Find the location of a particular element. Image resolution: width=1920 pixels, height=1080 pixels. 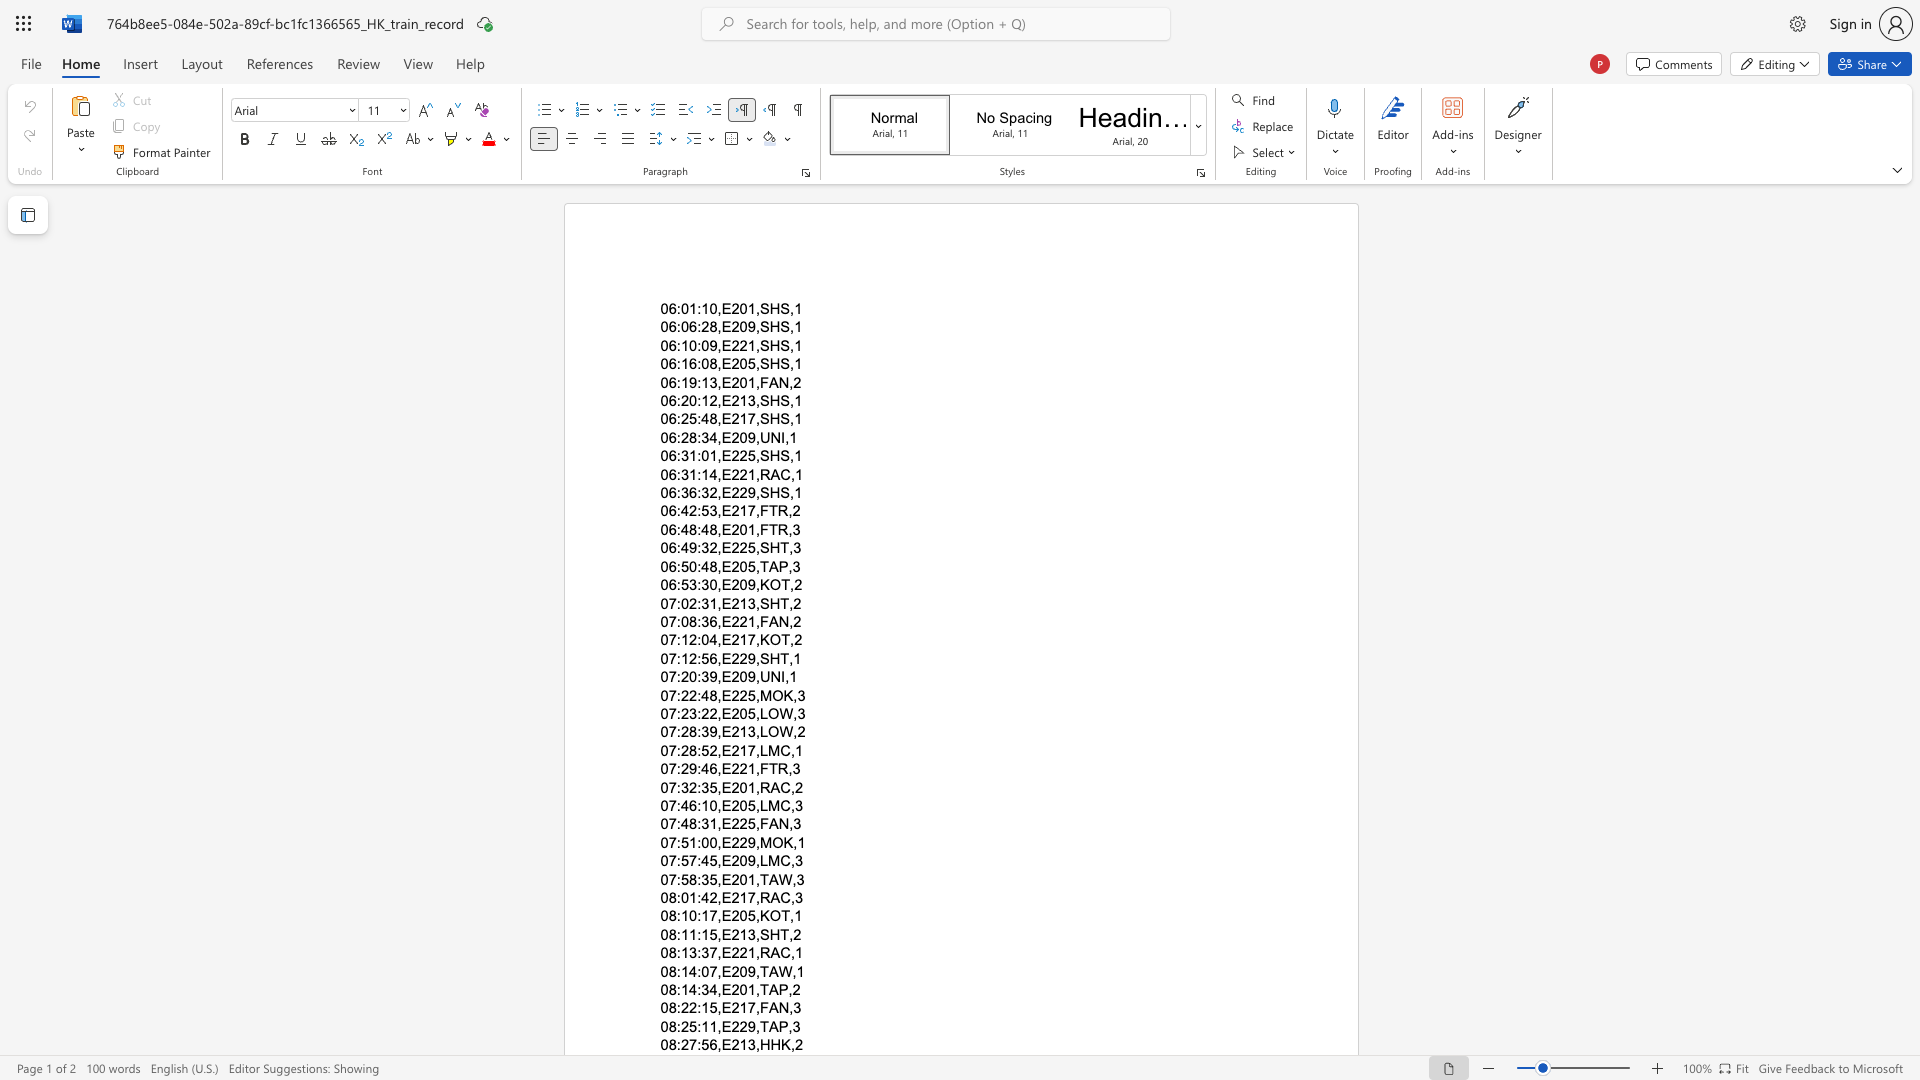

the subset text "TR," within the text "07:29:46,E221,FTR,3" is located at coordinates (767, 768).